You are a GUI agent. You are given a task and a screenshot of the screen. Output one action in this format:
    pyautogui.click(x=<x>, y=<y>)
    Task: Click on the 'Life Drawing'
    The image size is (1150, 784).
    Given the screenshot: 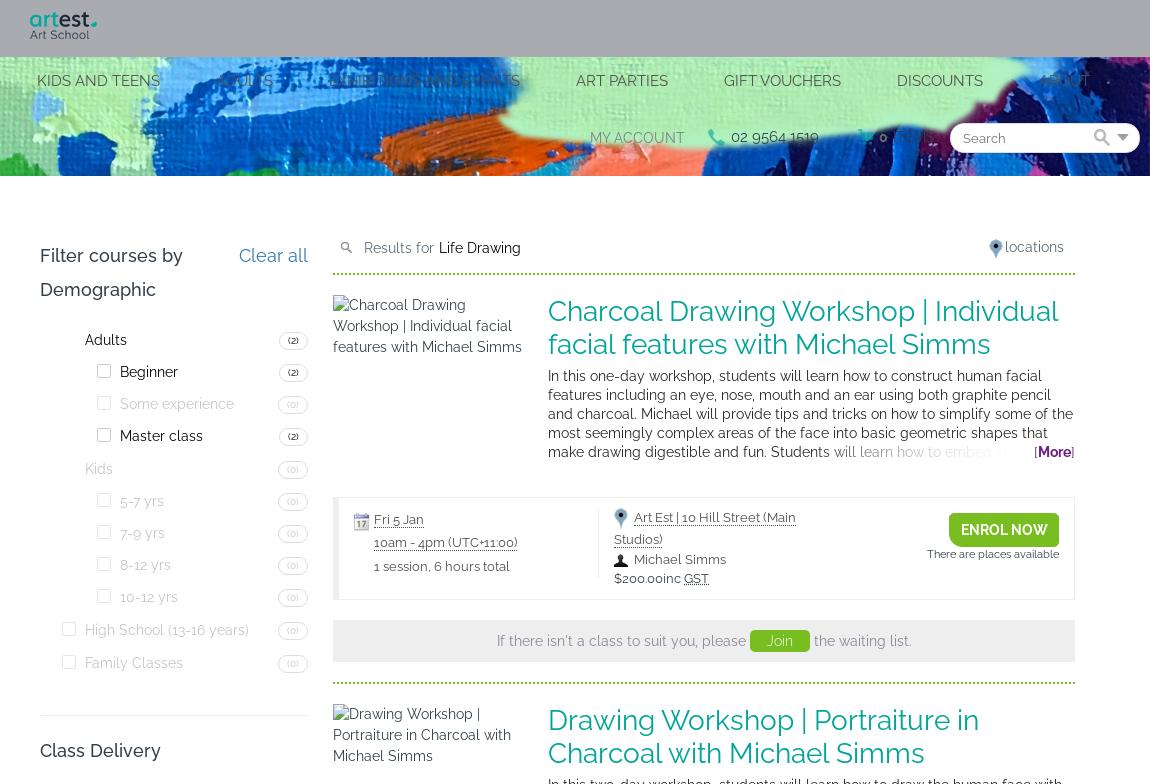 What is the action you would take?
    pyautogui.click(x=438, y=246)
    